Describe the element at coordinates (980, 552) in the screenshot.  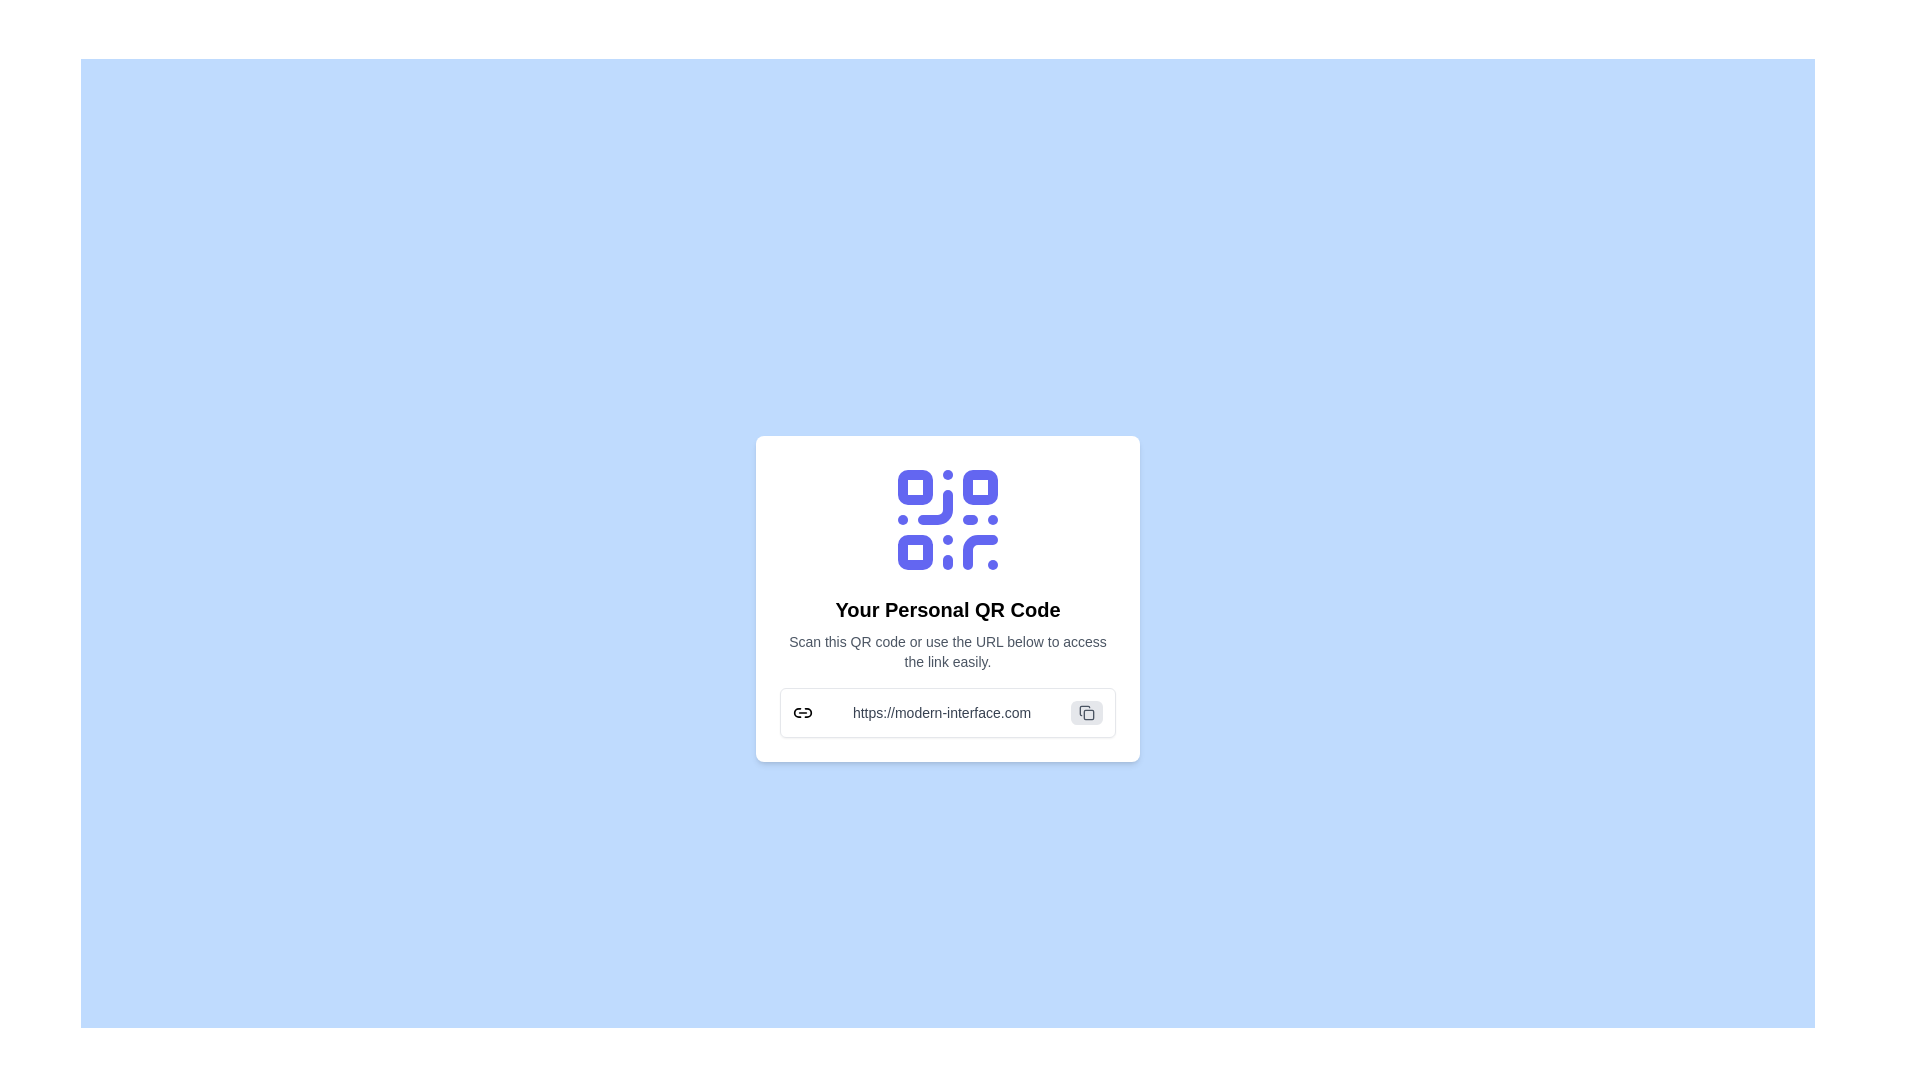
I see `the curved line segment that is part of the QR code-like graphic located in the bottom-right quadrant of the card interface` at that location.